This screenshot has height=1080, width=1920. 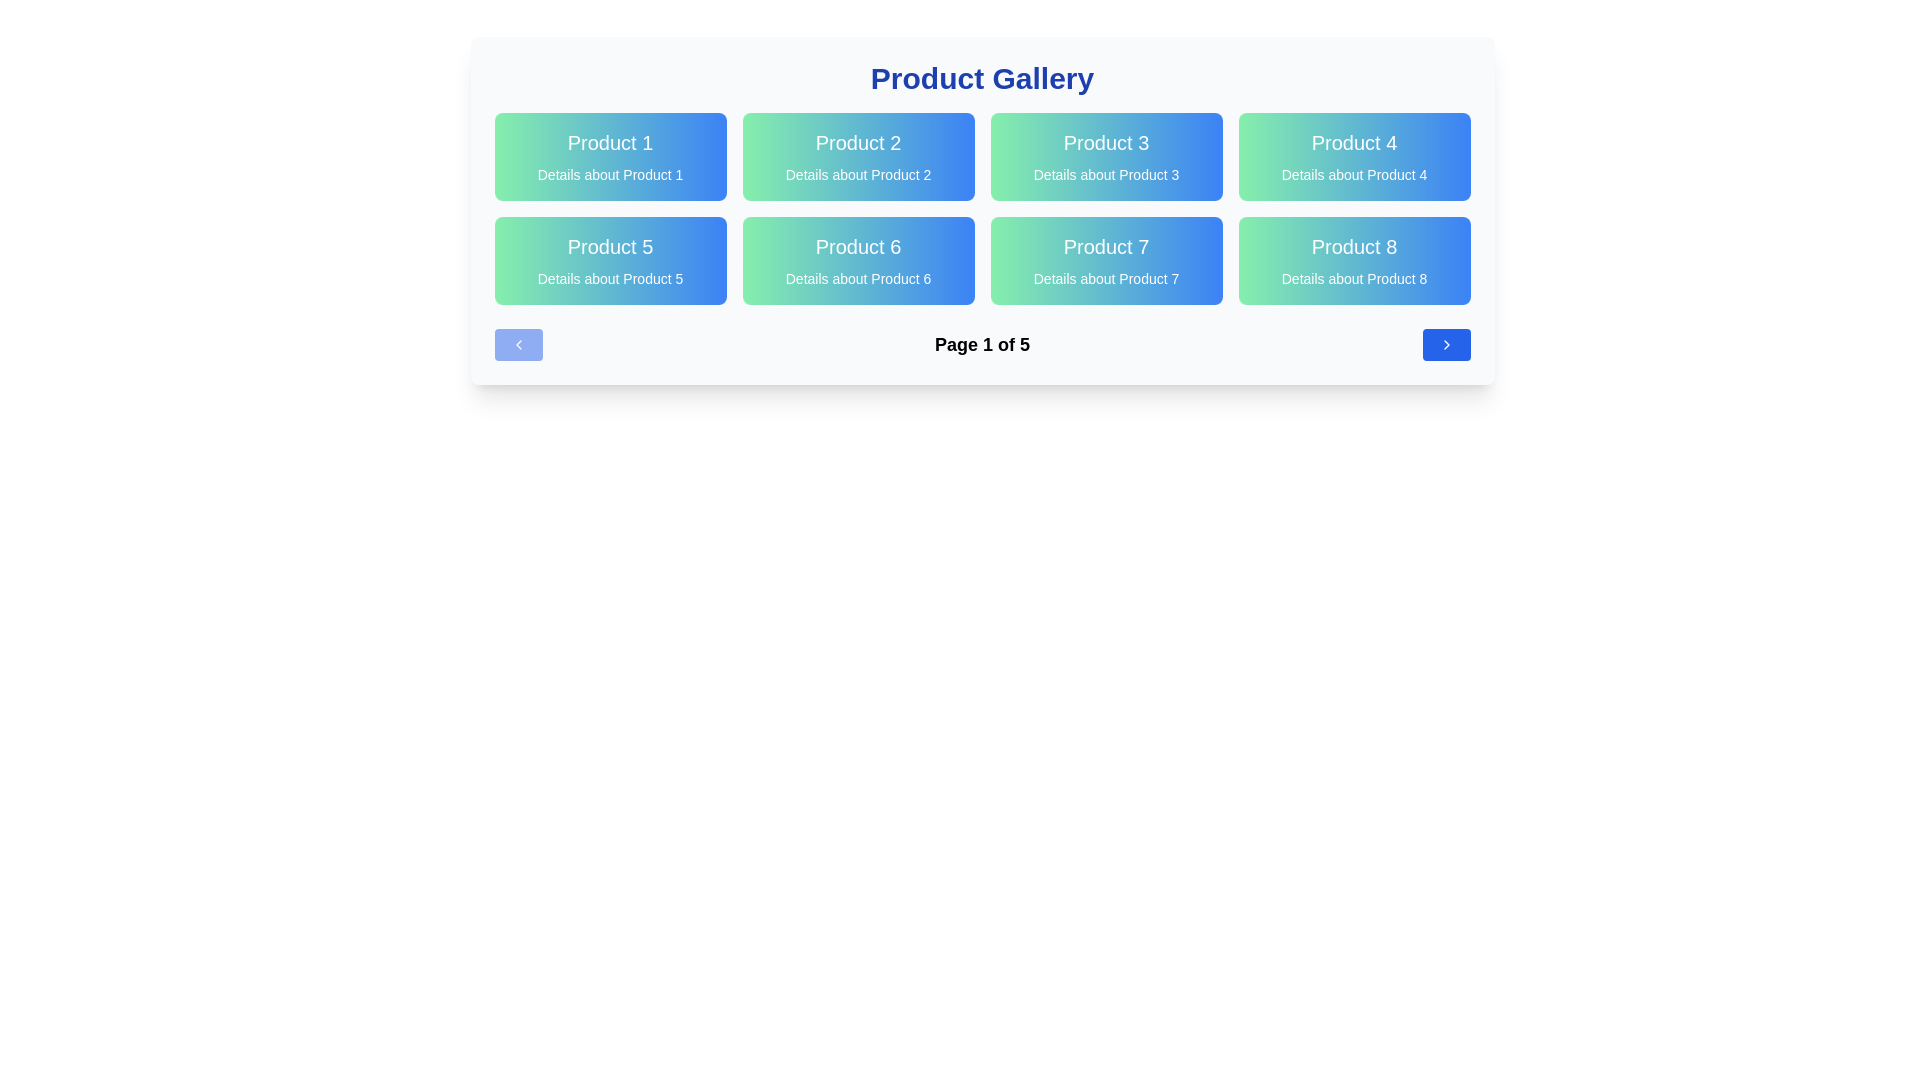 What do you see at coordinates (1354, 141) in the screenshot?
I see `the 'Product 4' label, which is a bold text element located in the top-right card of the product gallery interface` at bounding box center [1354, 141].